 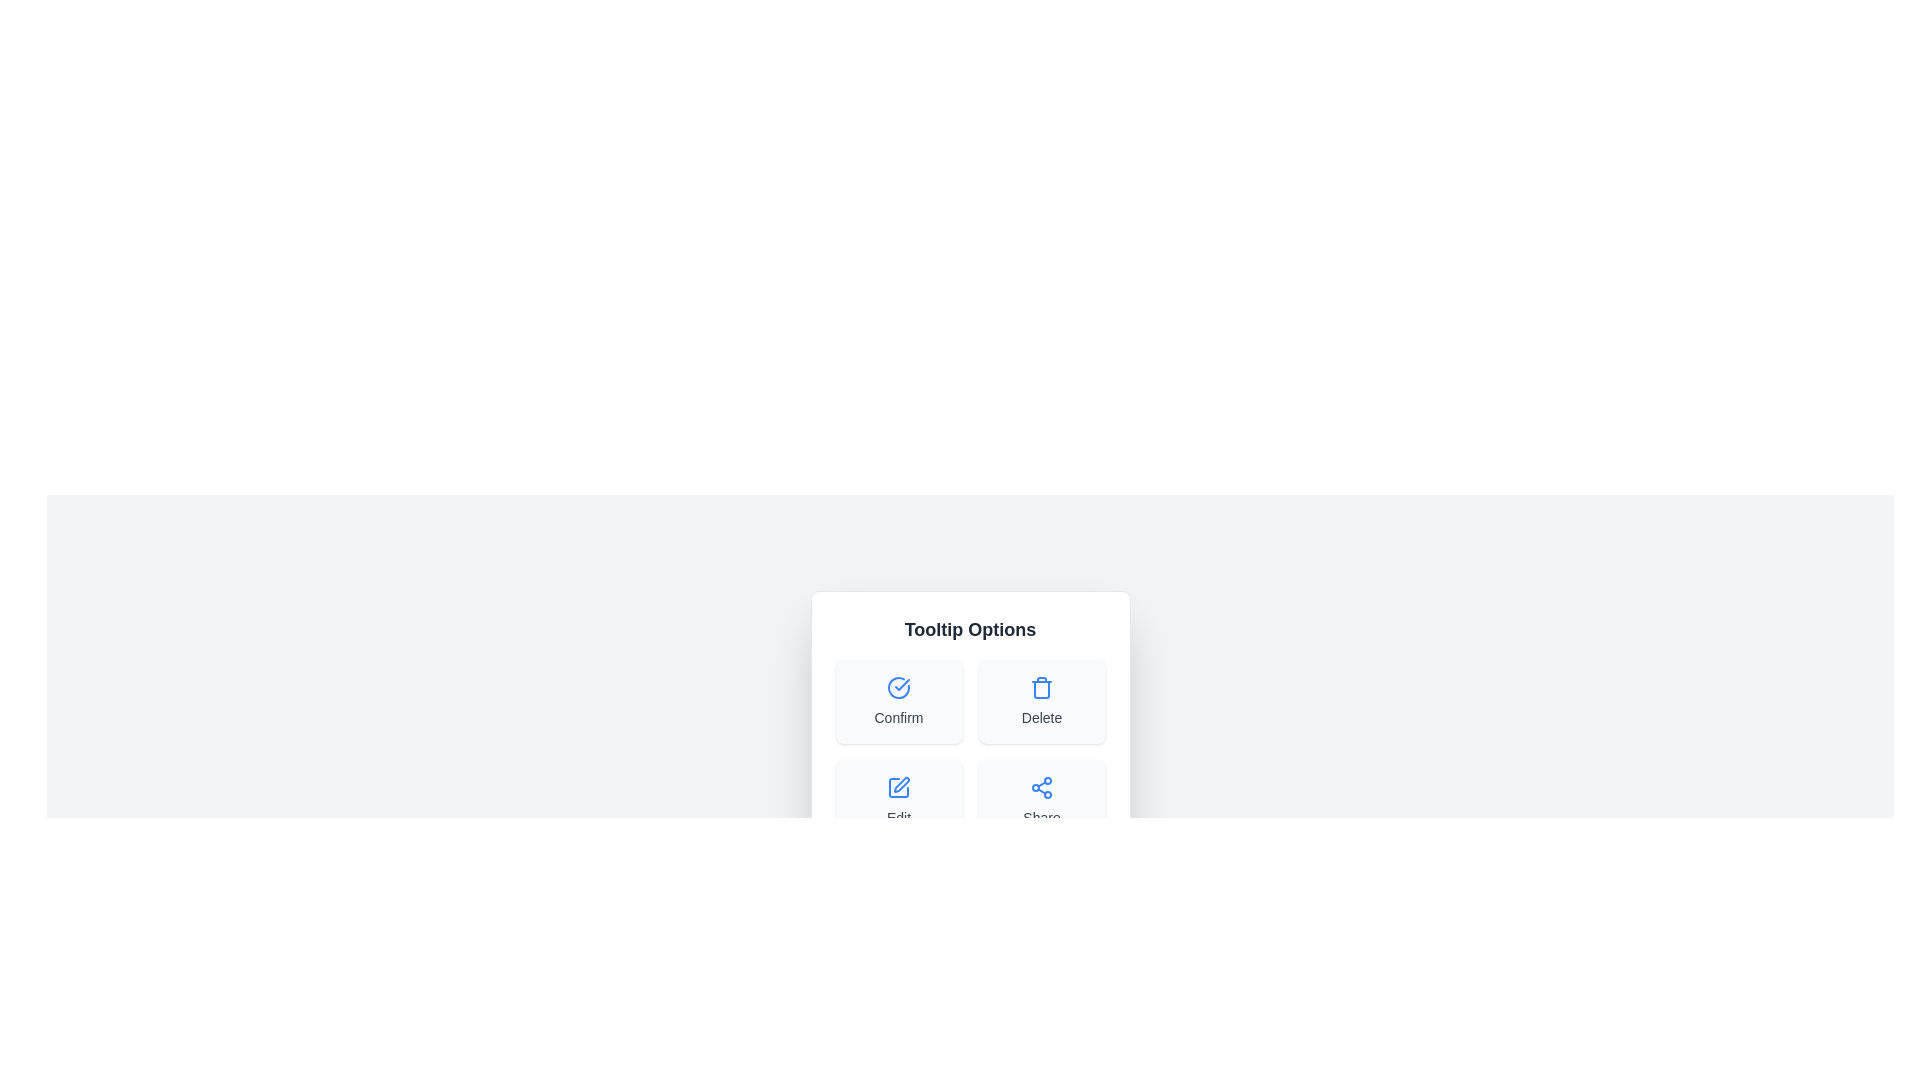 I want to click on the share icon, which visually represents the action for sharing content and is located below the 'Edit' option and to the right of a similar graphical button in the grid layout under 'Tooltip Options', so click(x=1040, y=786).